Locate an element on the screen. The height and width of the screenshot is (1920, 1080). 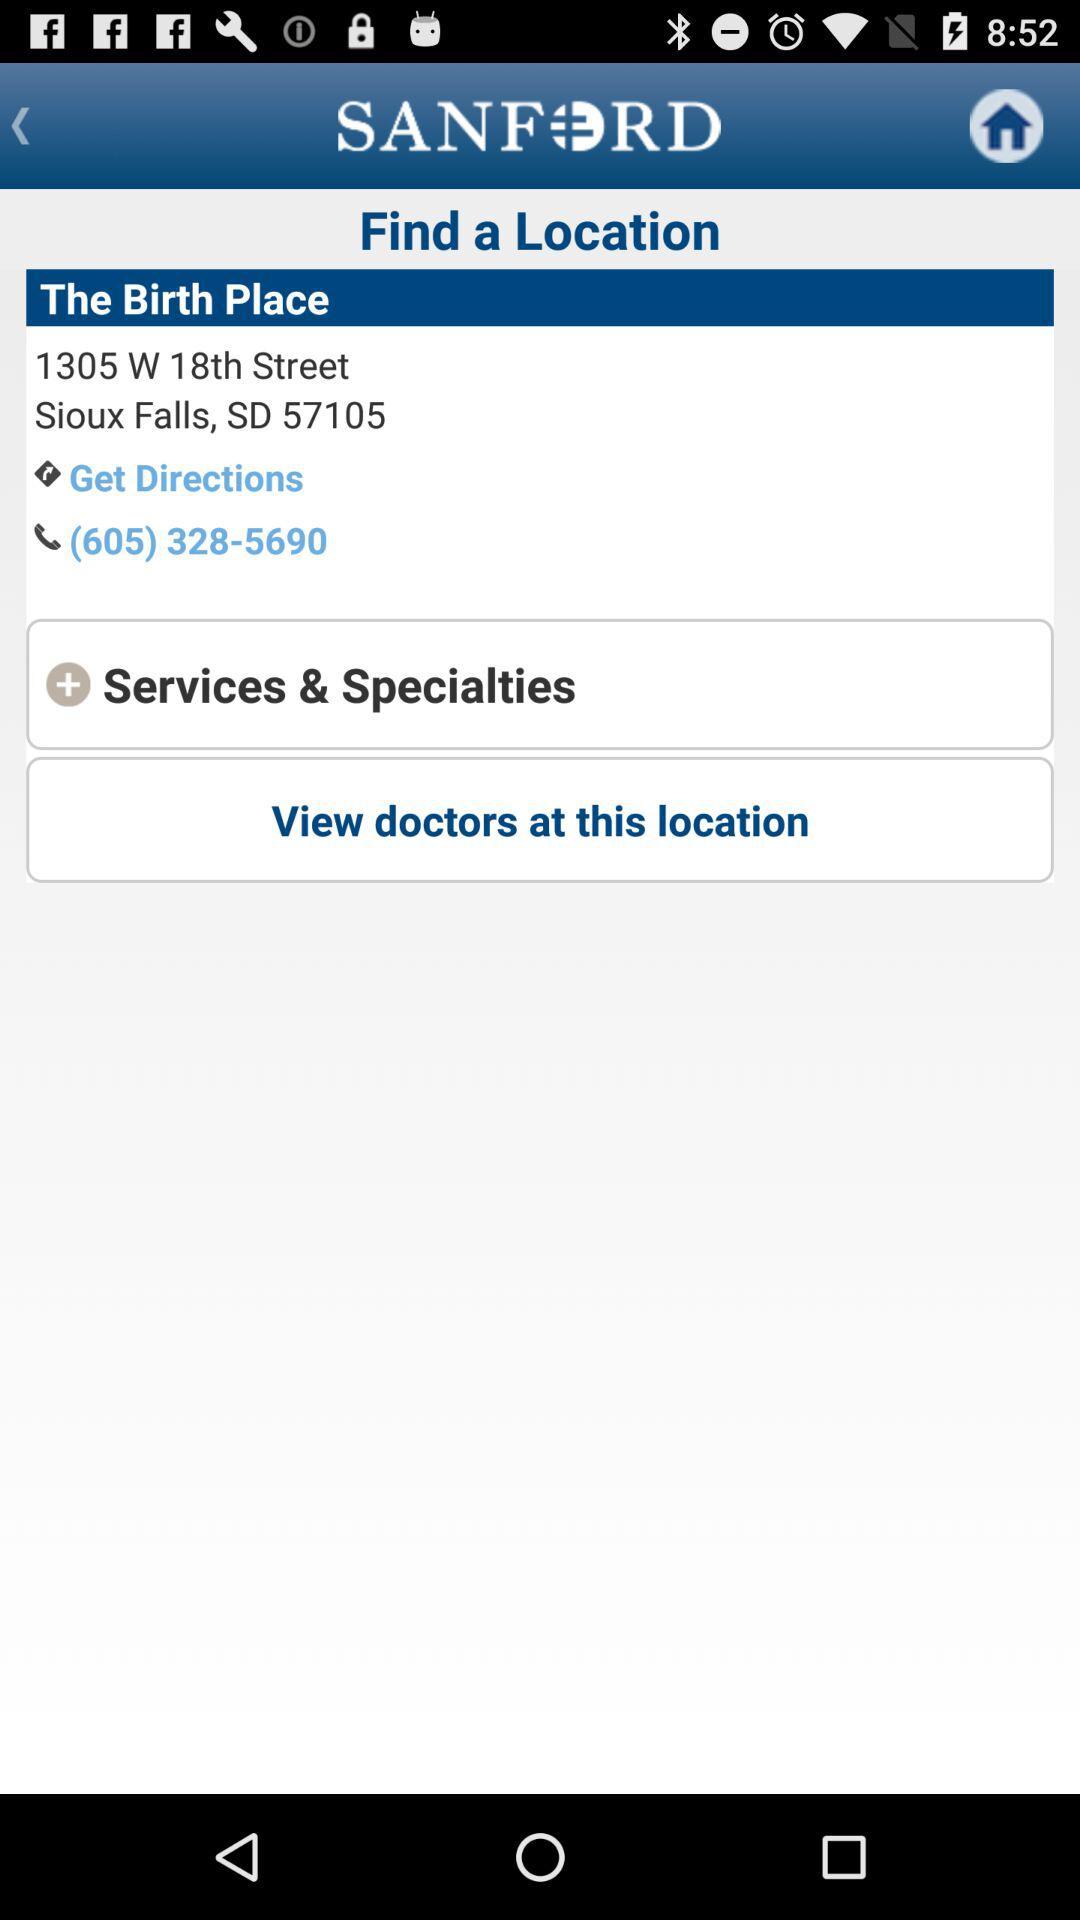
view doctors at item is located at coordinates (540, 819).